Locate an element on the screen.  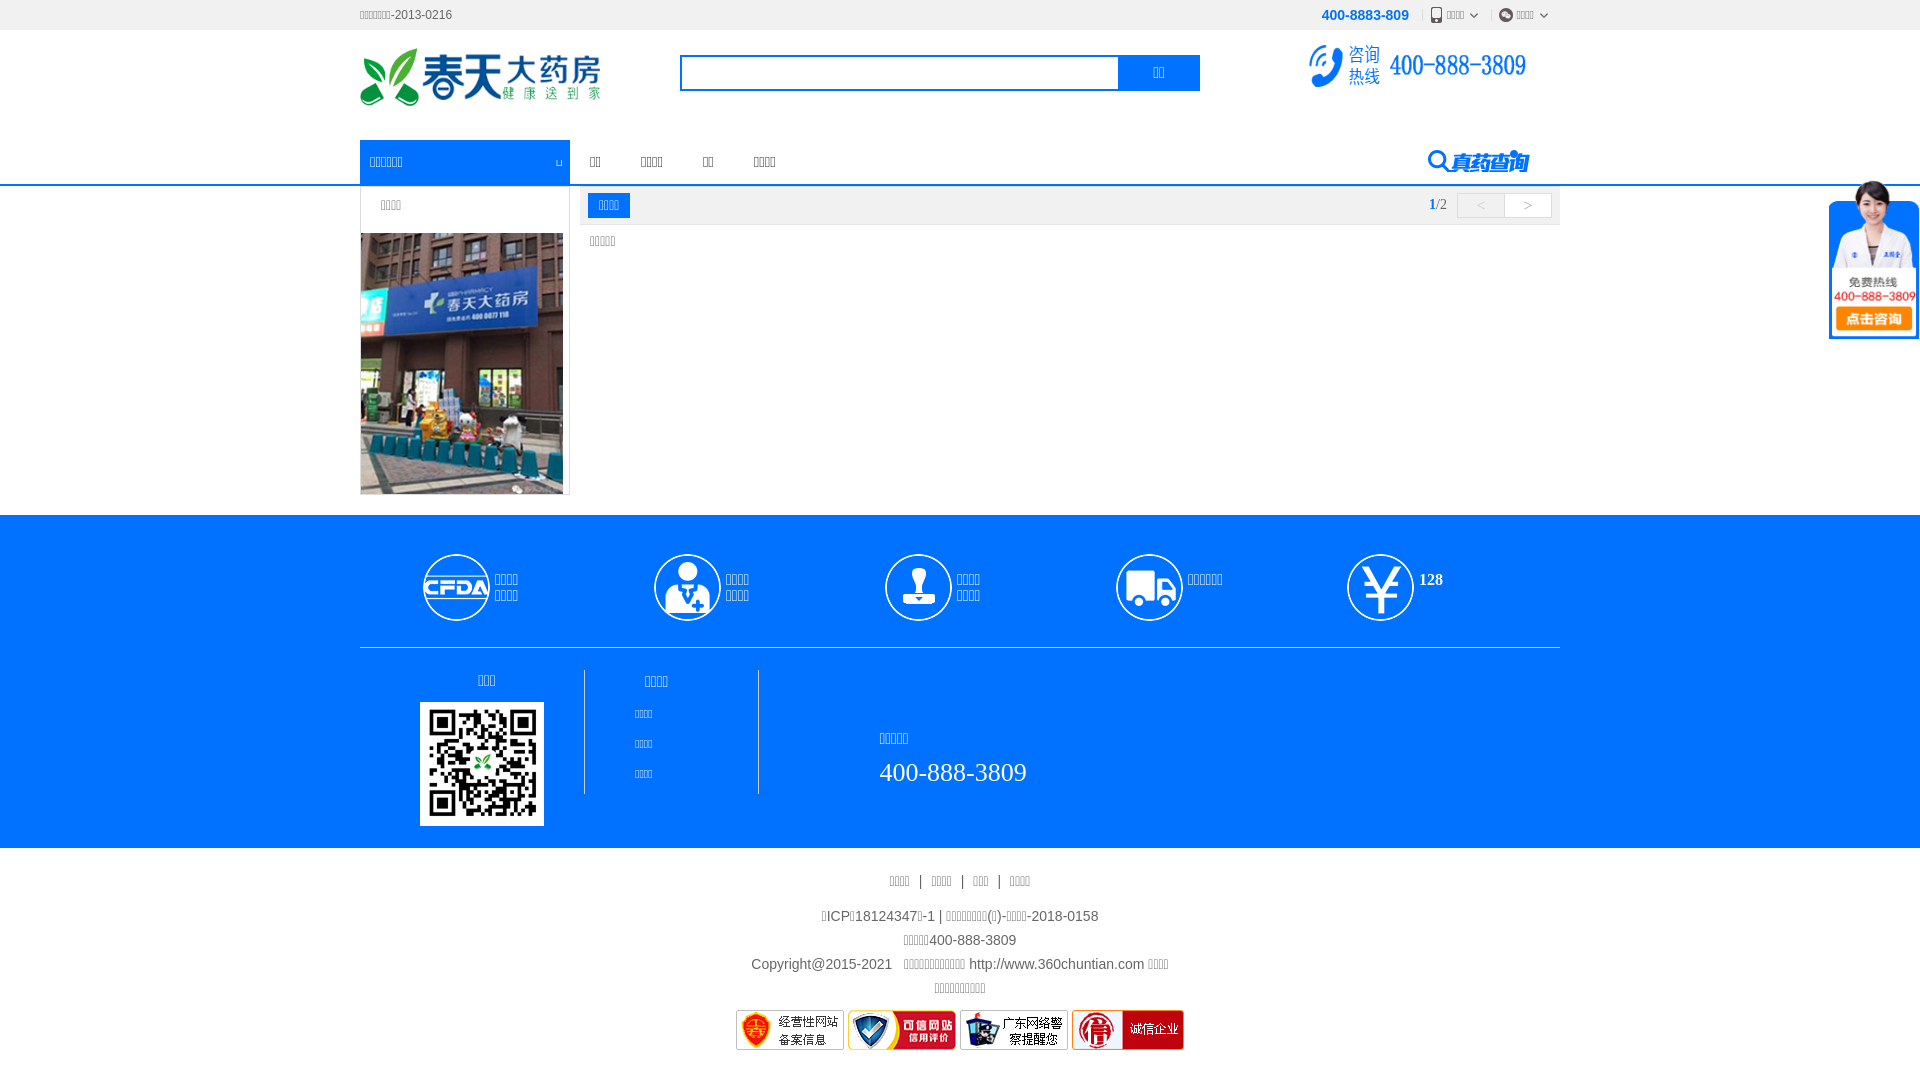
'>' is located at coordinates (1526, 205).